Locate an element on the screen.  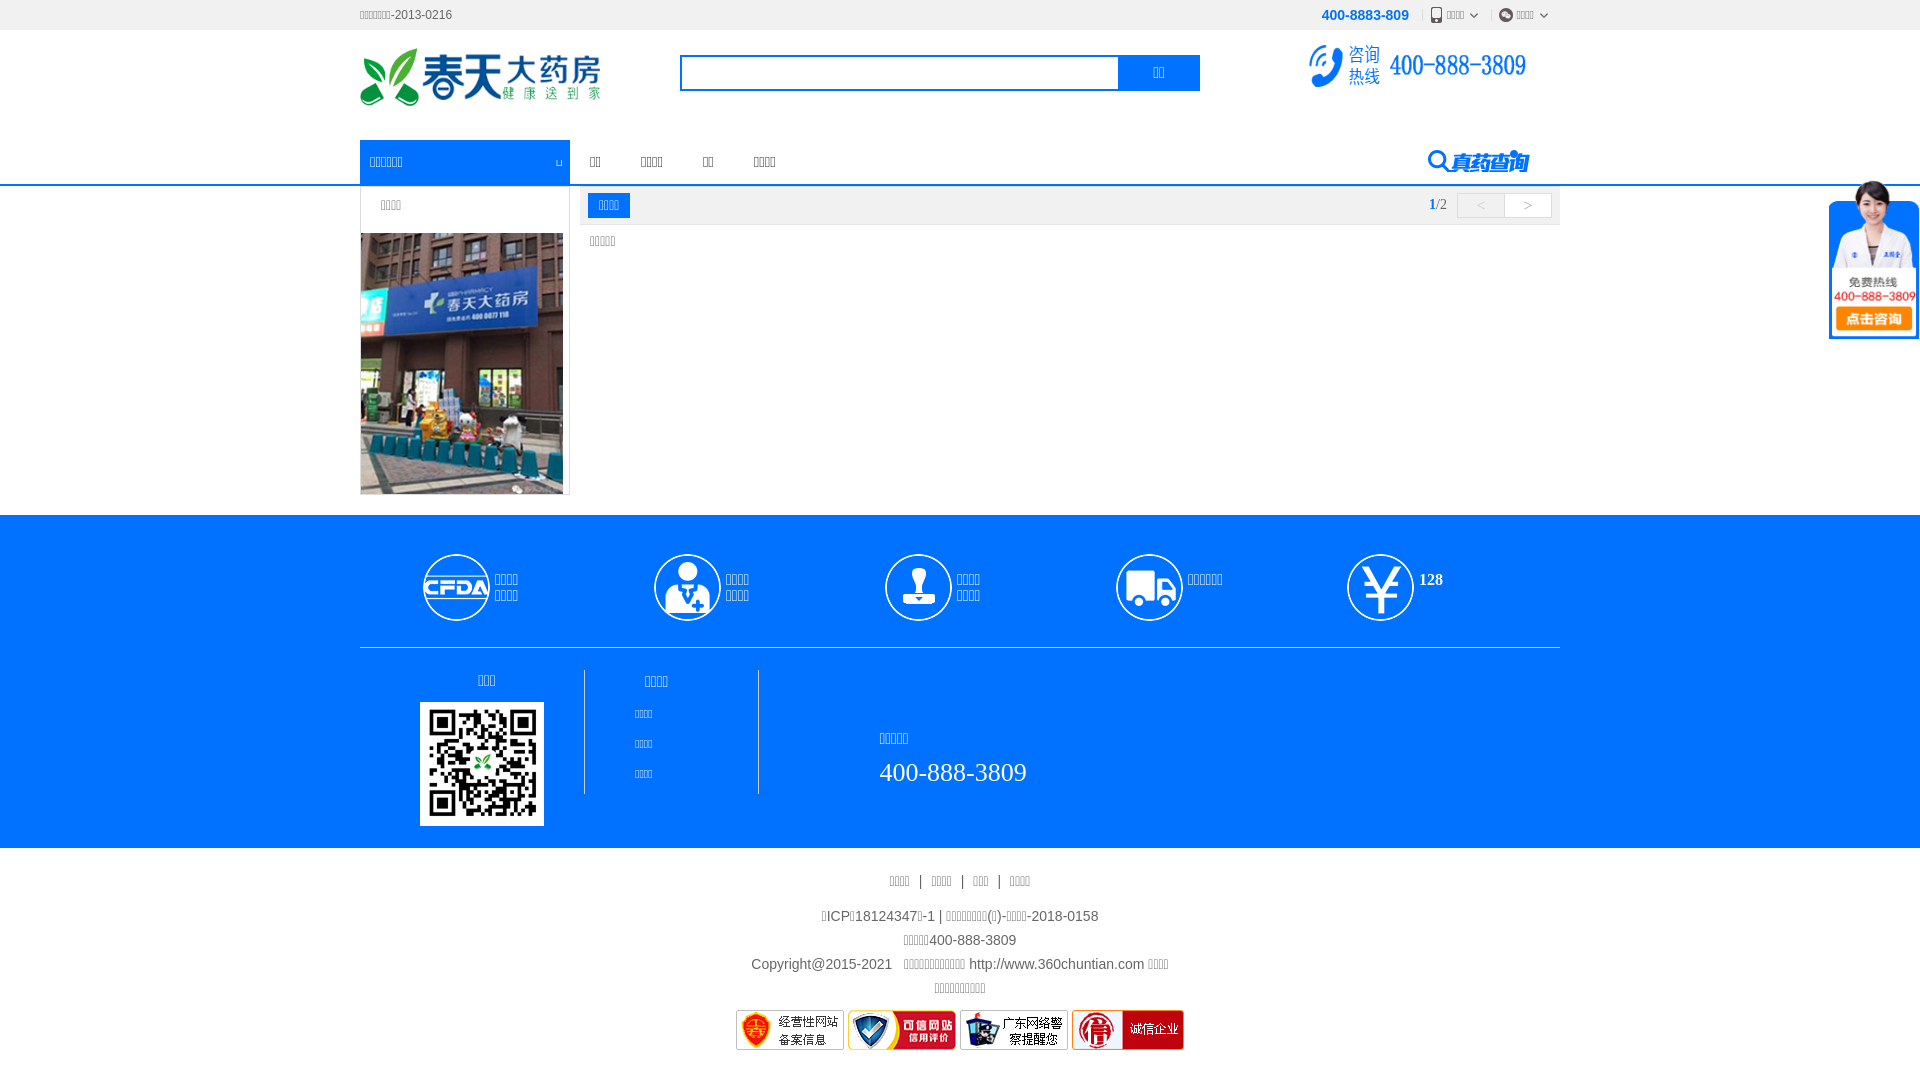
'>' is located at coordinates (1526, 205).